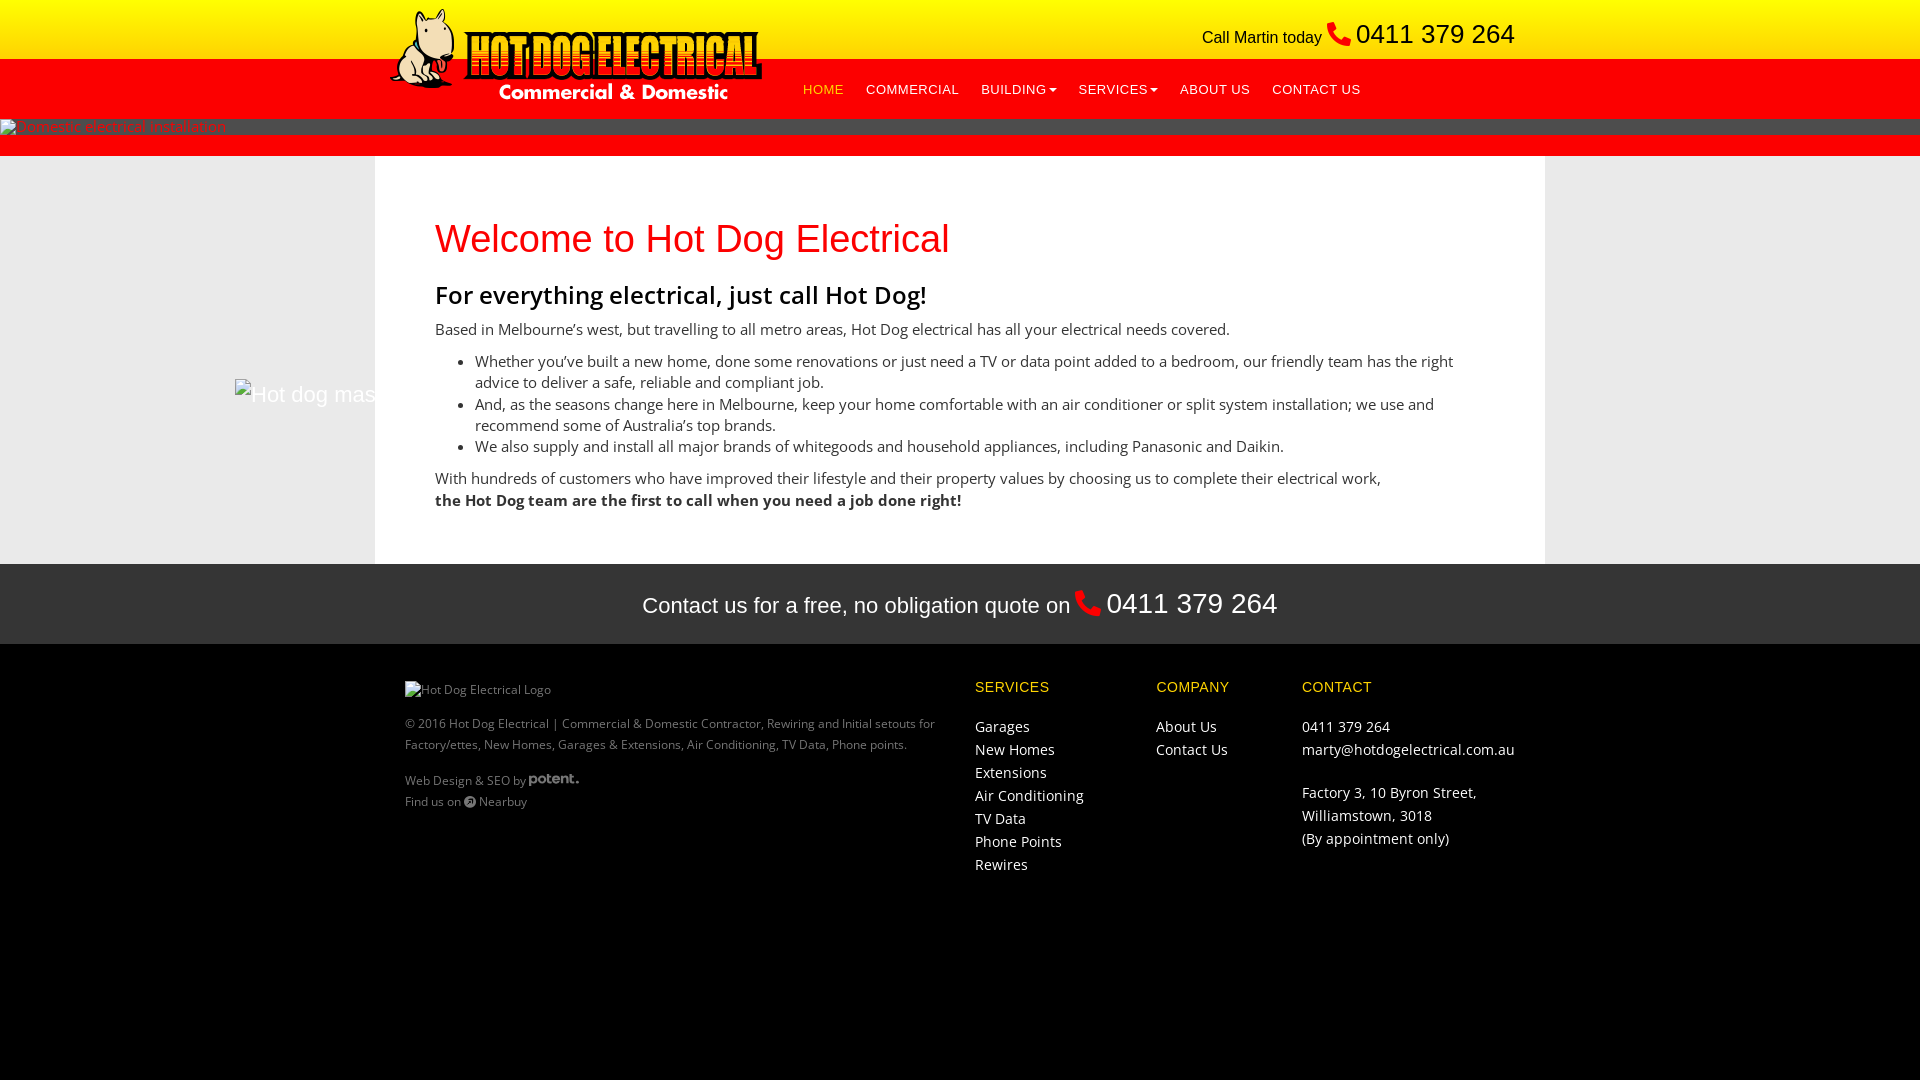 This screenshot has width=1920, height=1080. I want to click on 'TV Data', so click(974, 818).